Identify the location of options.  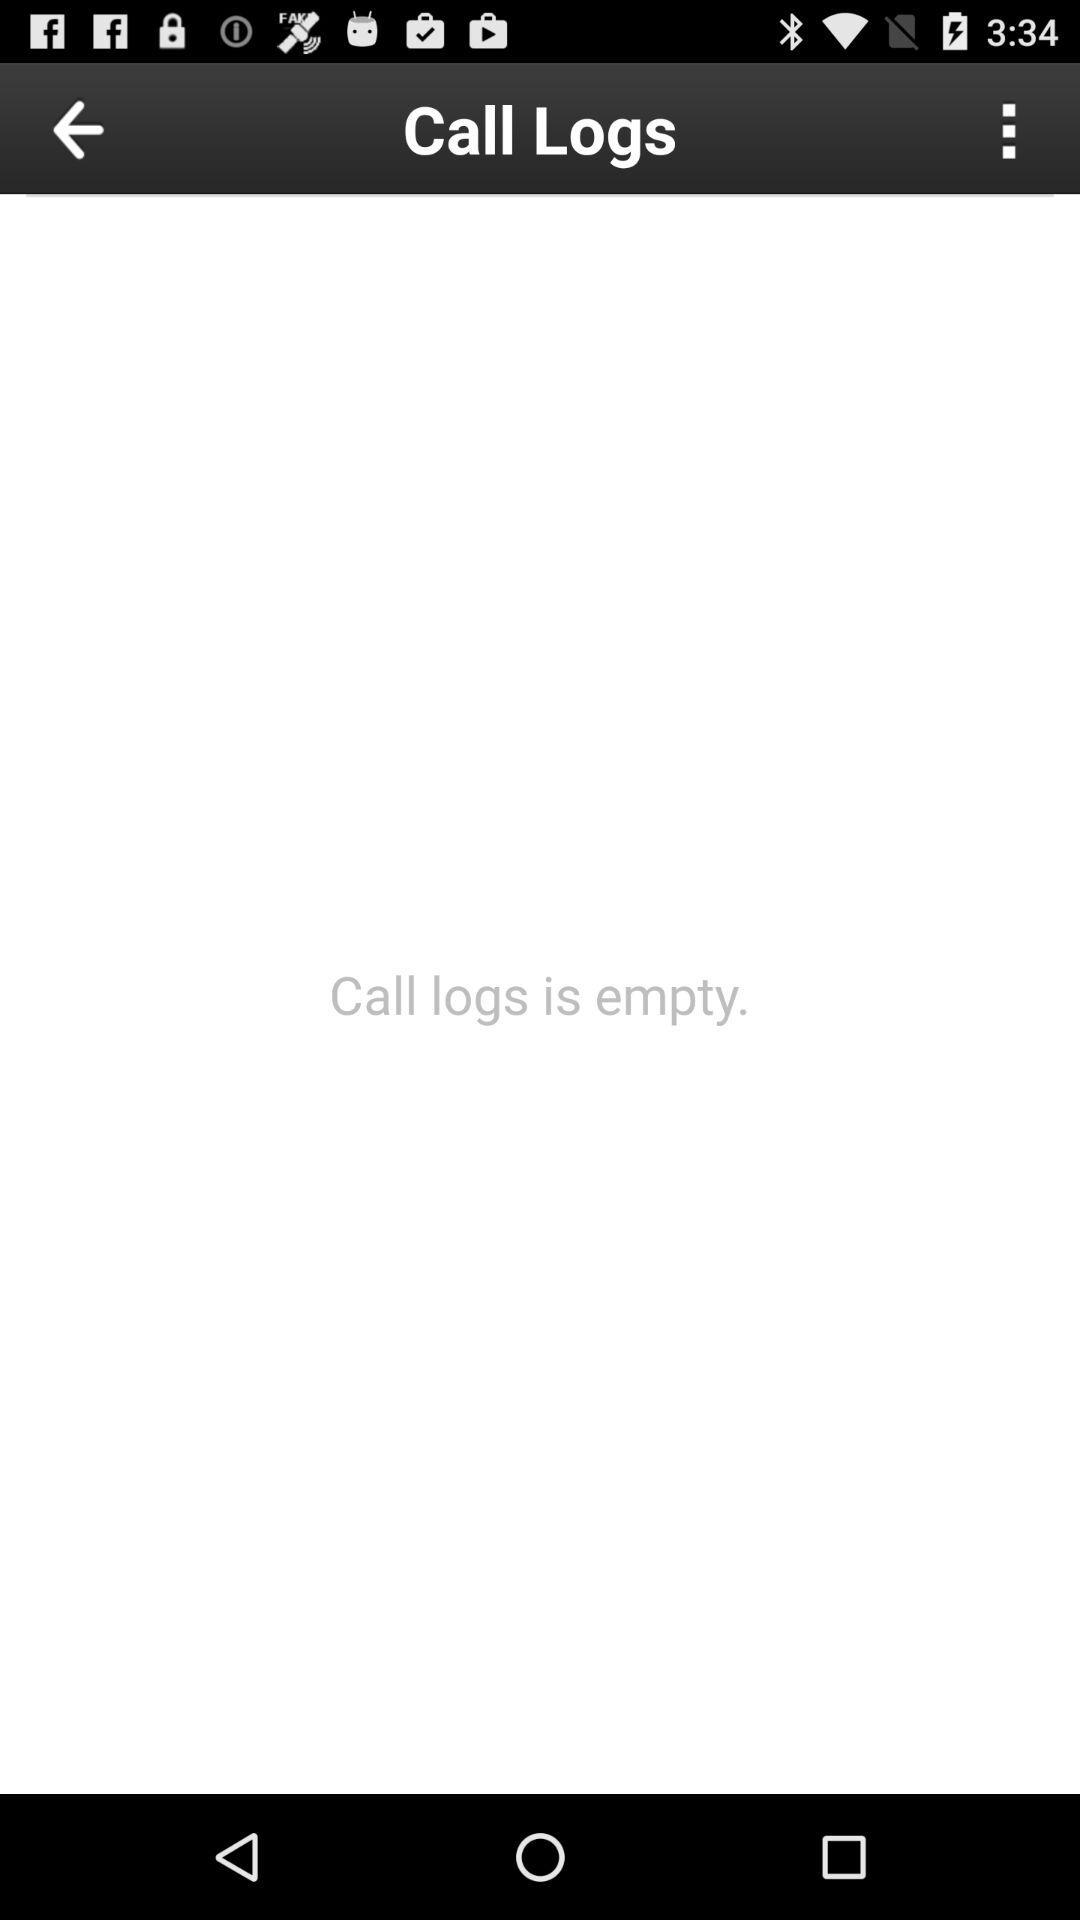
(1009, 127).